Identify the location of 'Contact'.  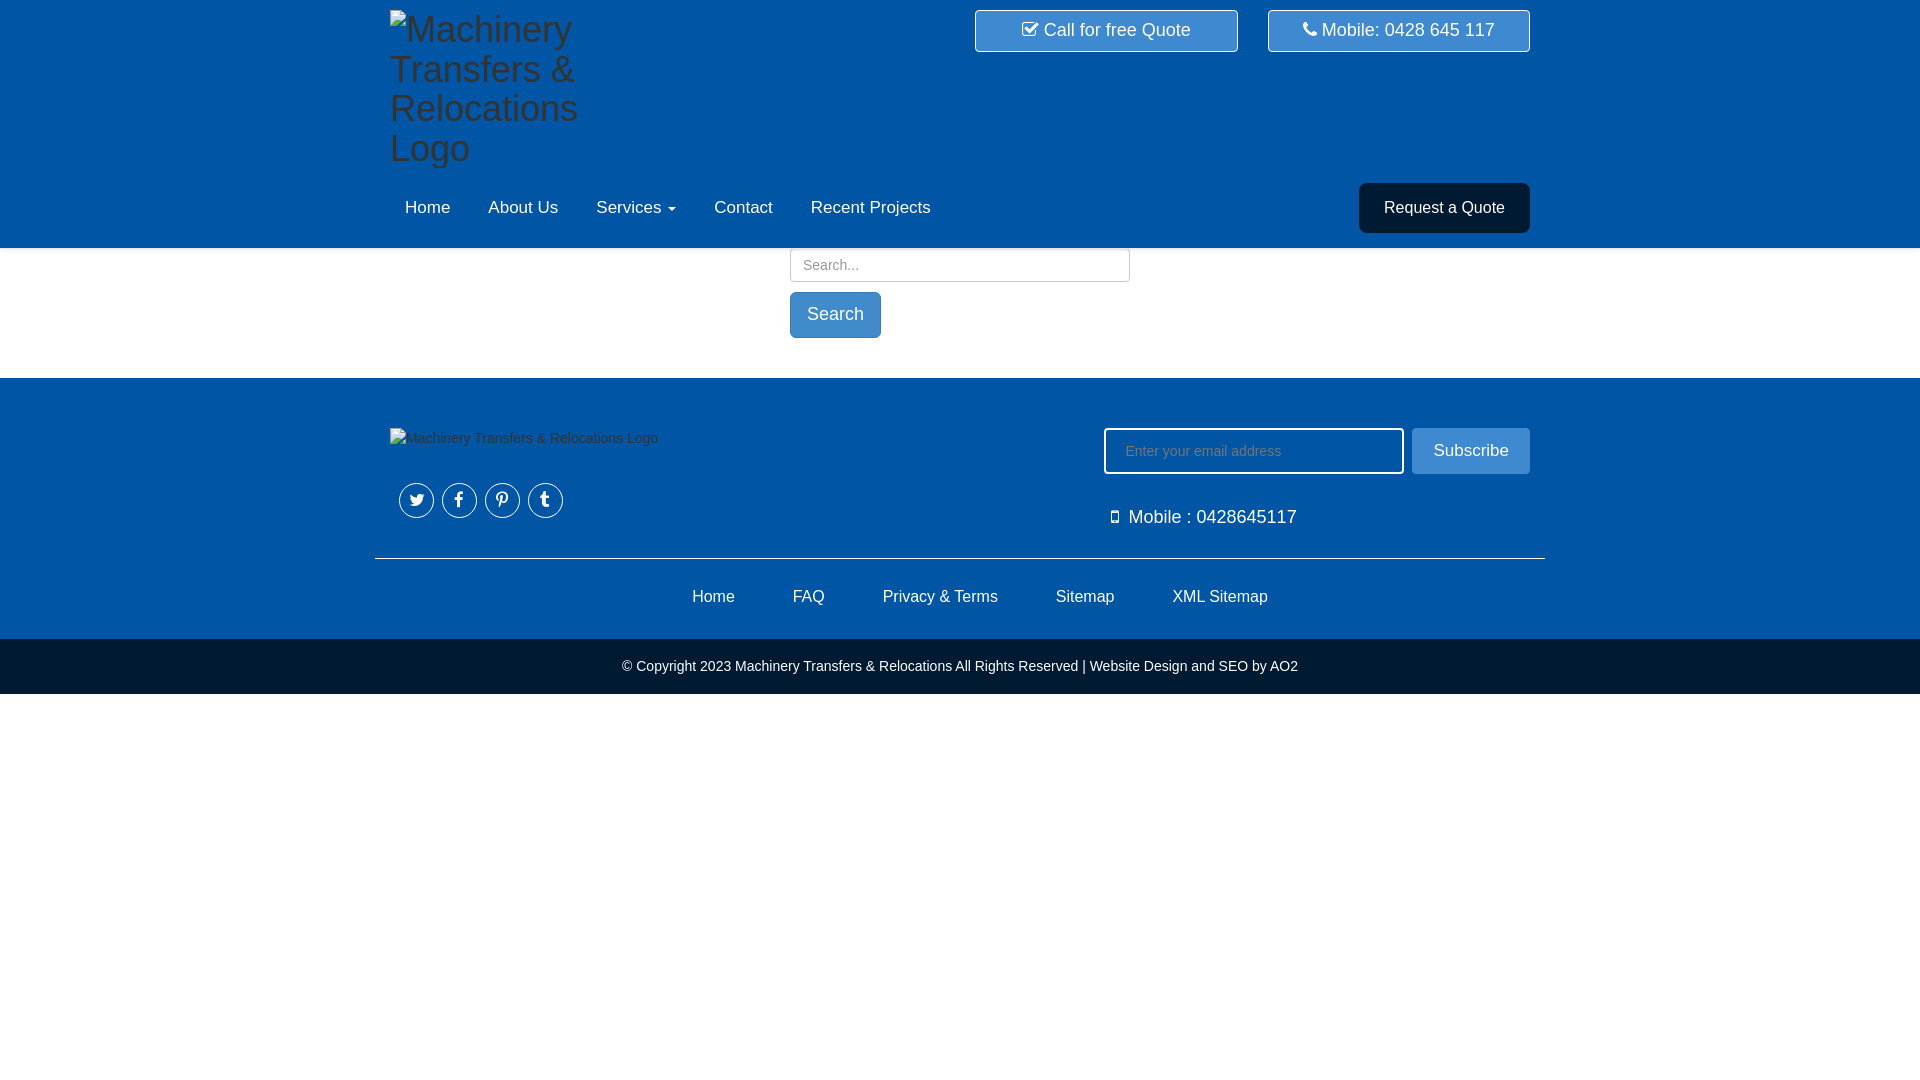
(742, 208).